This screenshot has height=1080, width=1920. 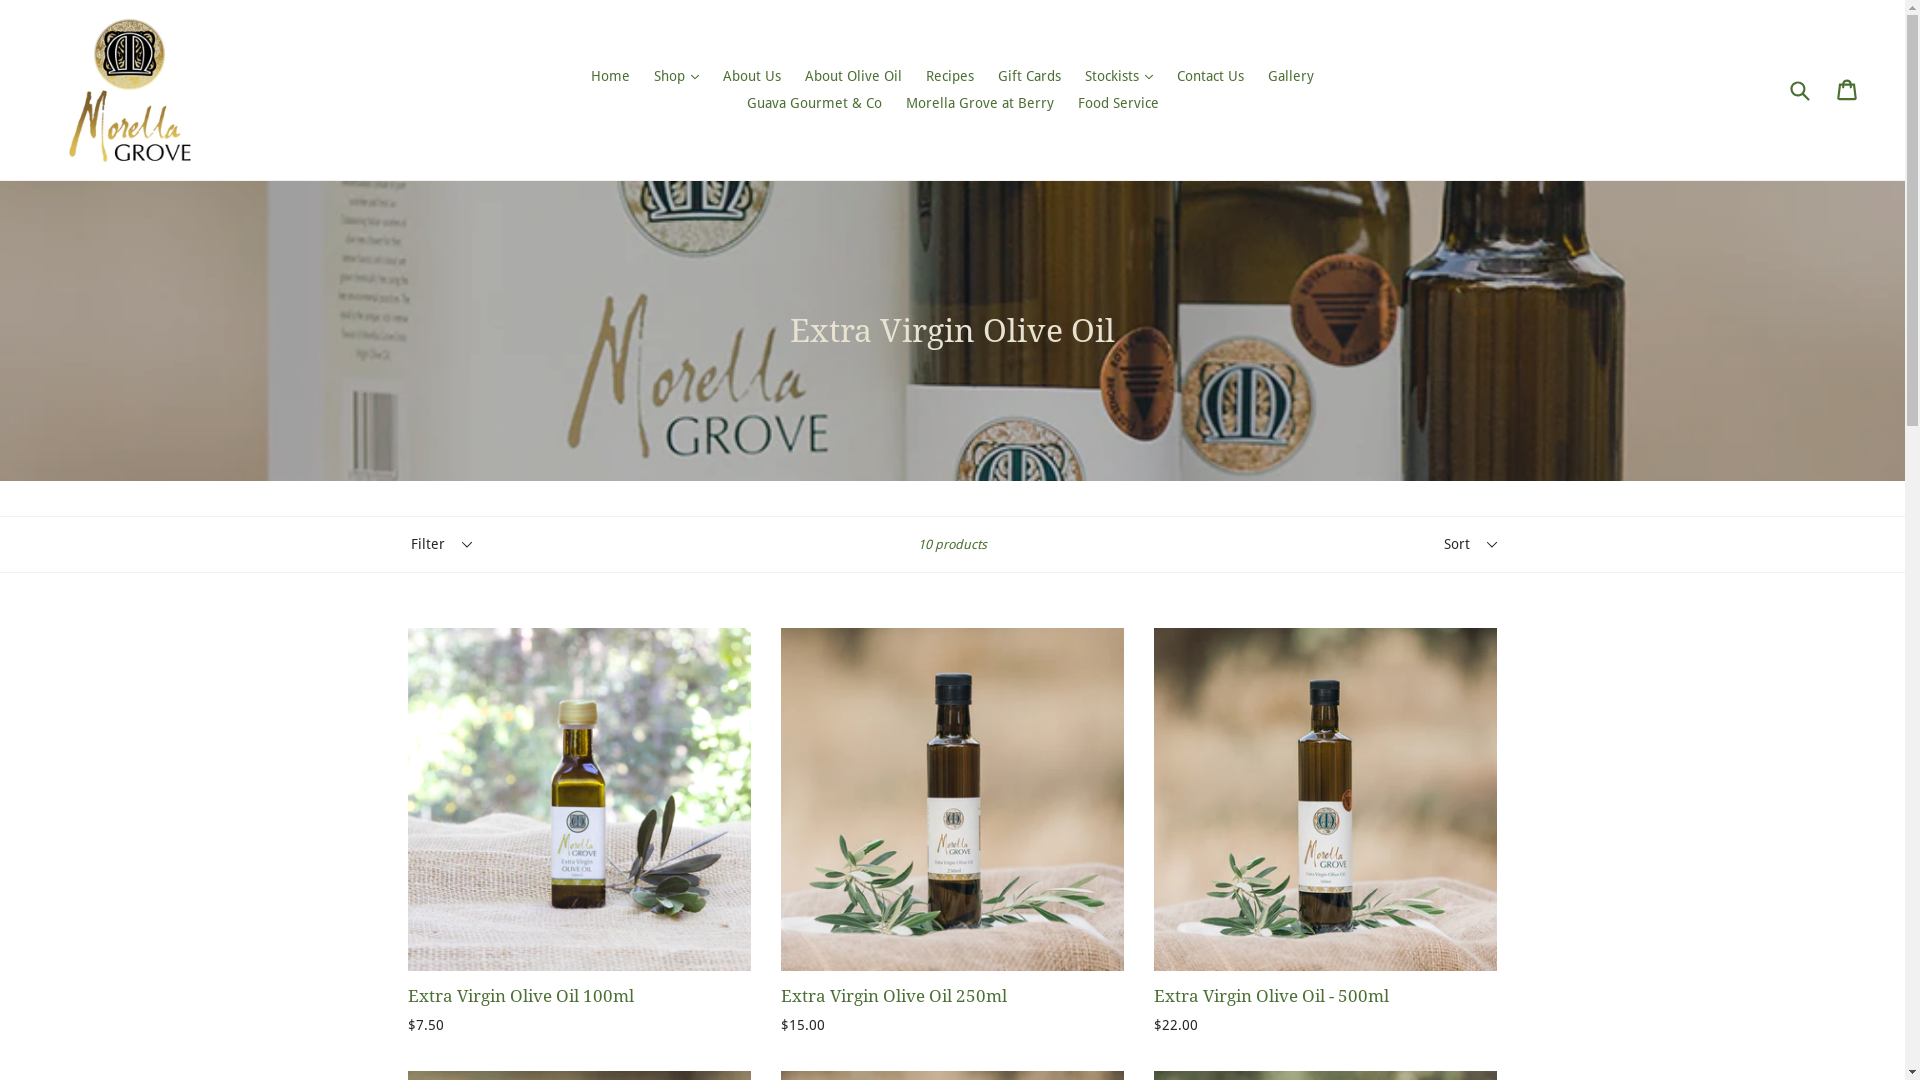 I want to click on 'Guava Gourmet & Co', so click(x=813, y=103).